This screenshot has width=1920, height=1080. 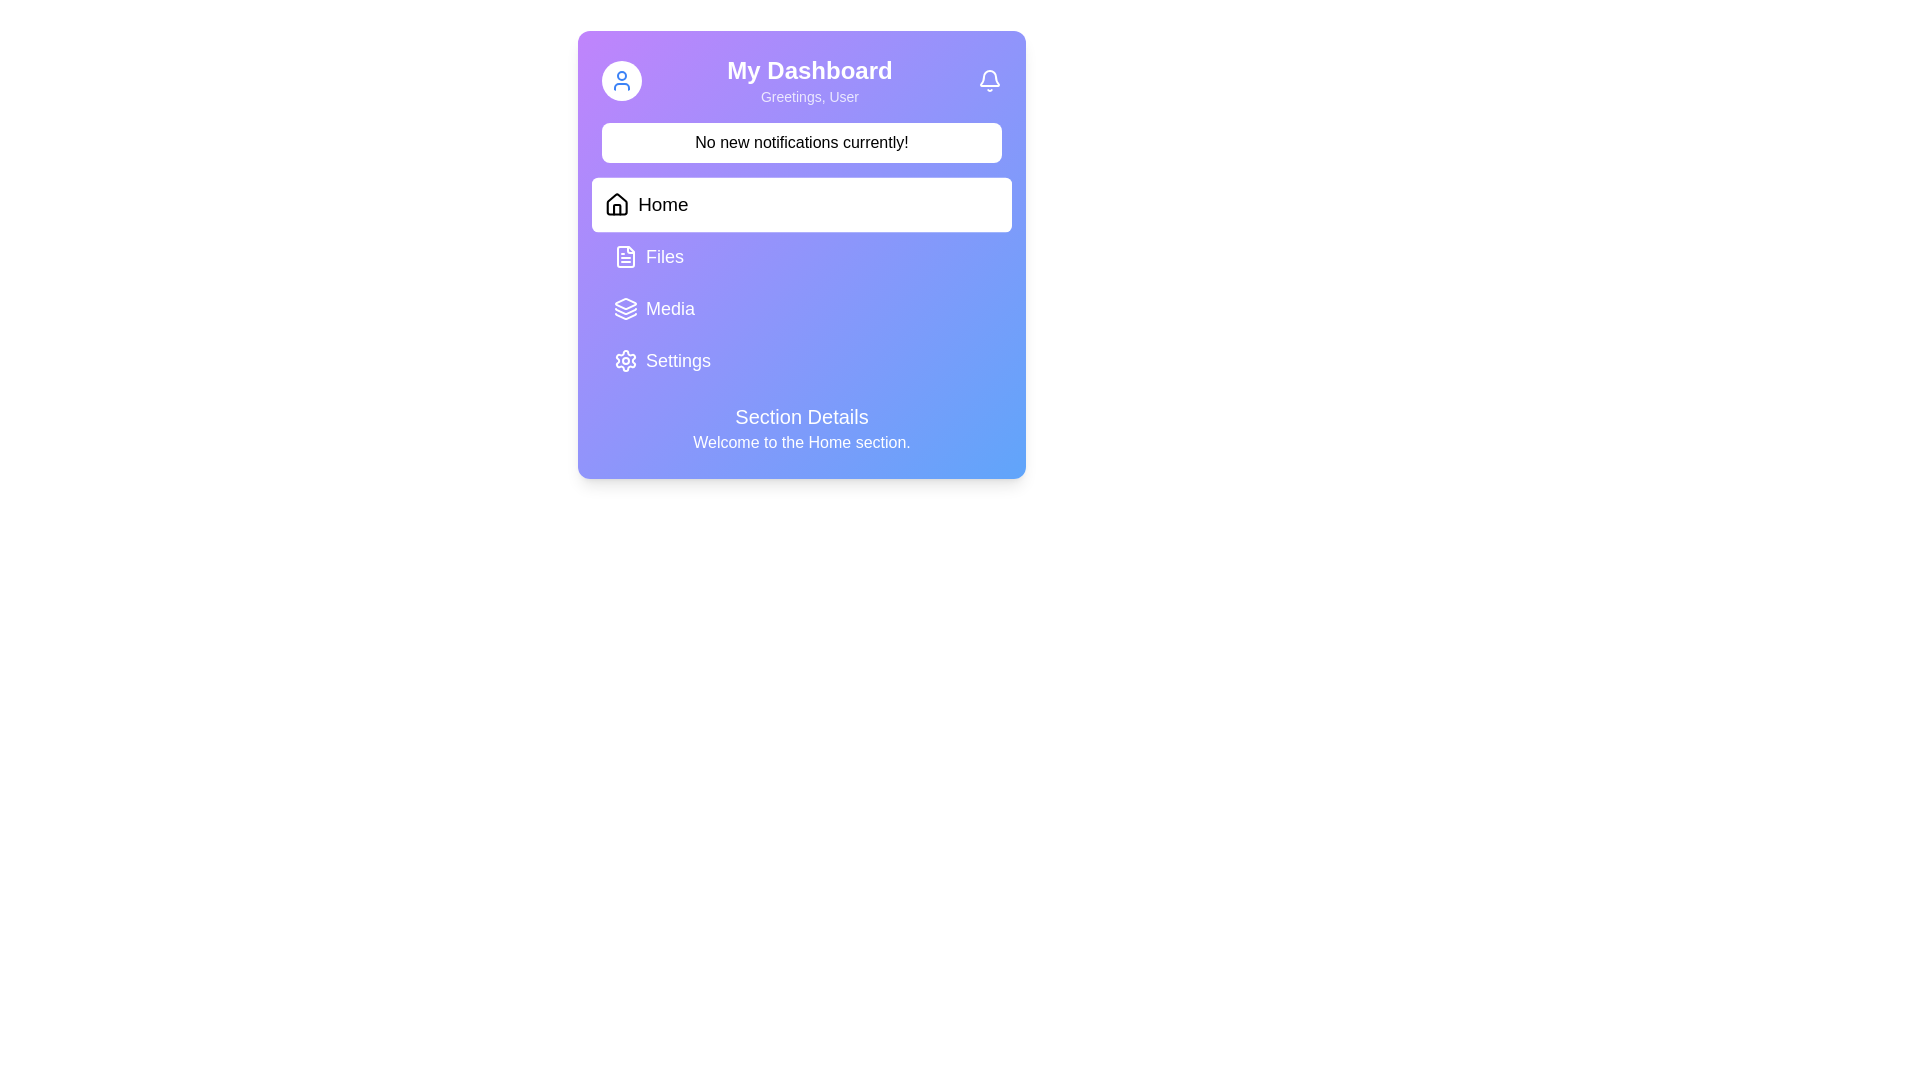 I want to click on the 'Settings' icon located at the top-right corner of the interface, adjacent to the 'My Dashboard' label, which represents options or preferences modification, so click(x=624, y=361).